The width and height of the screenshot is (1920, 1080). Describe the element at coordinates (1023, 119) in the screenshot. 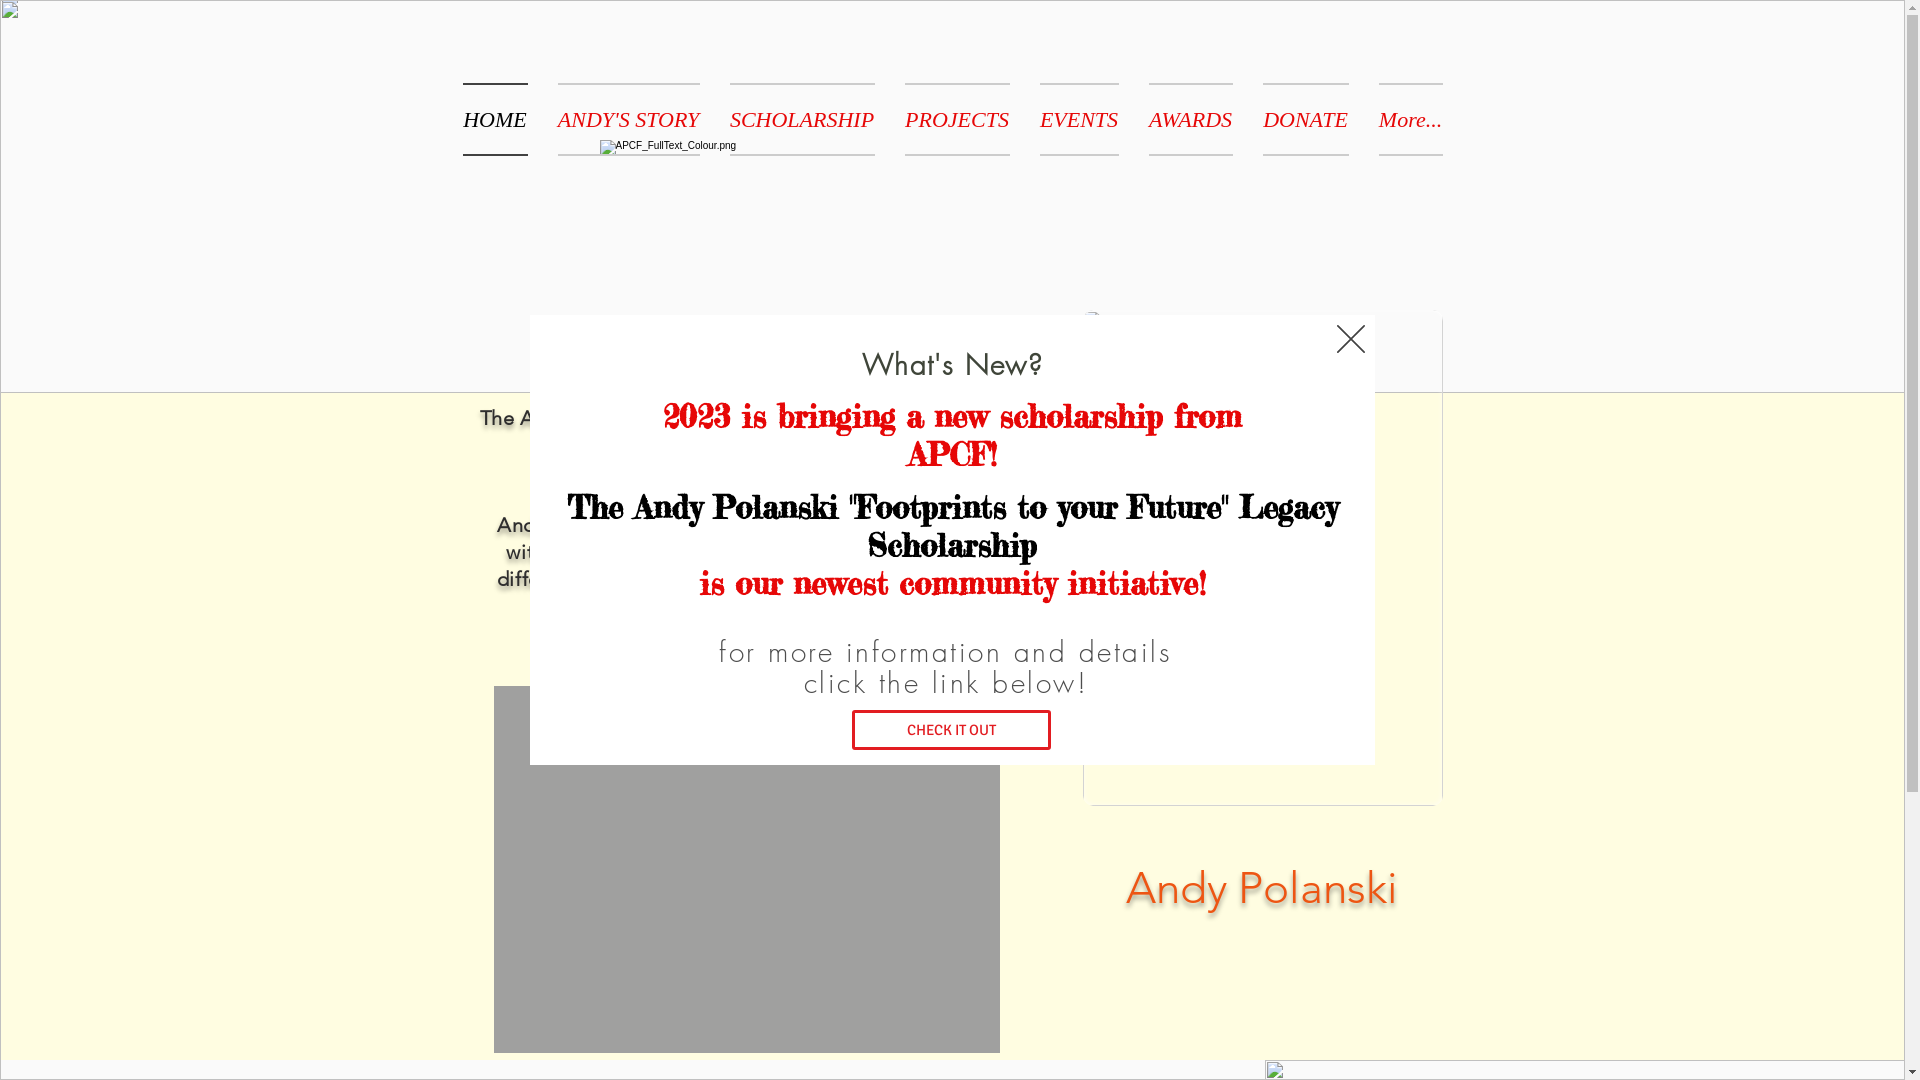

I see `'EVENTS'` at that location.